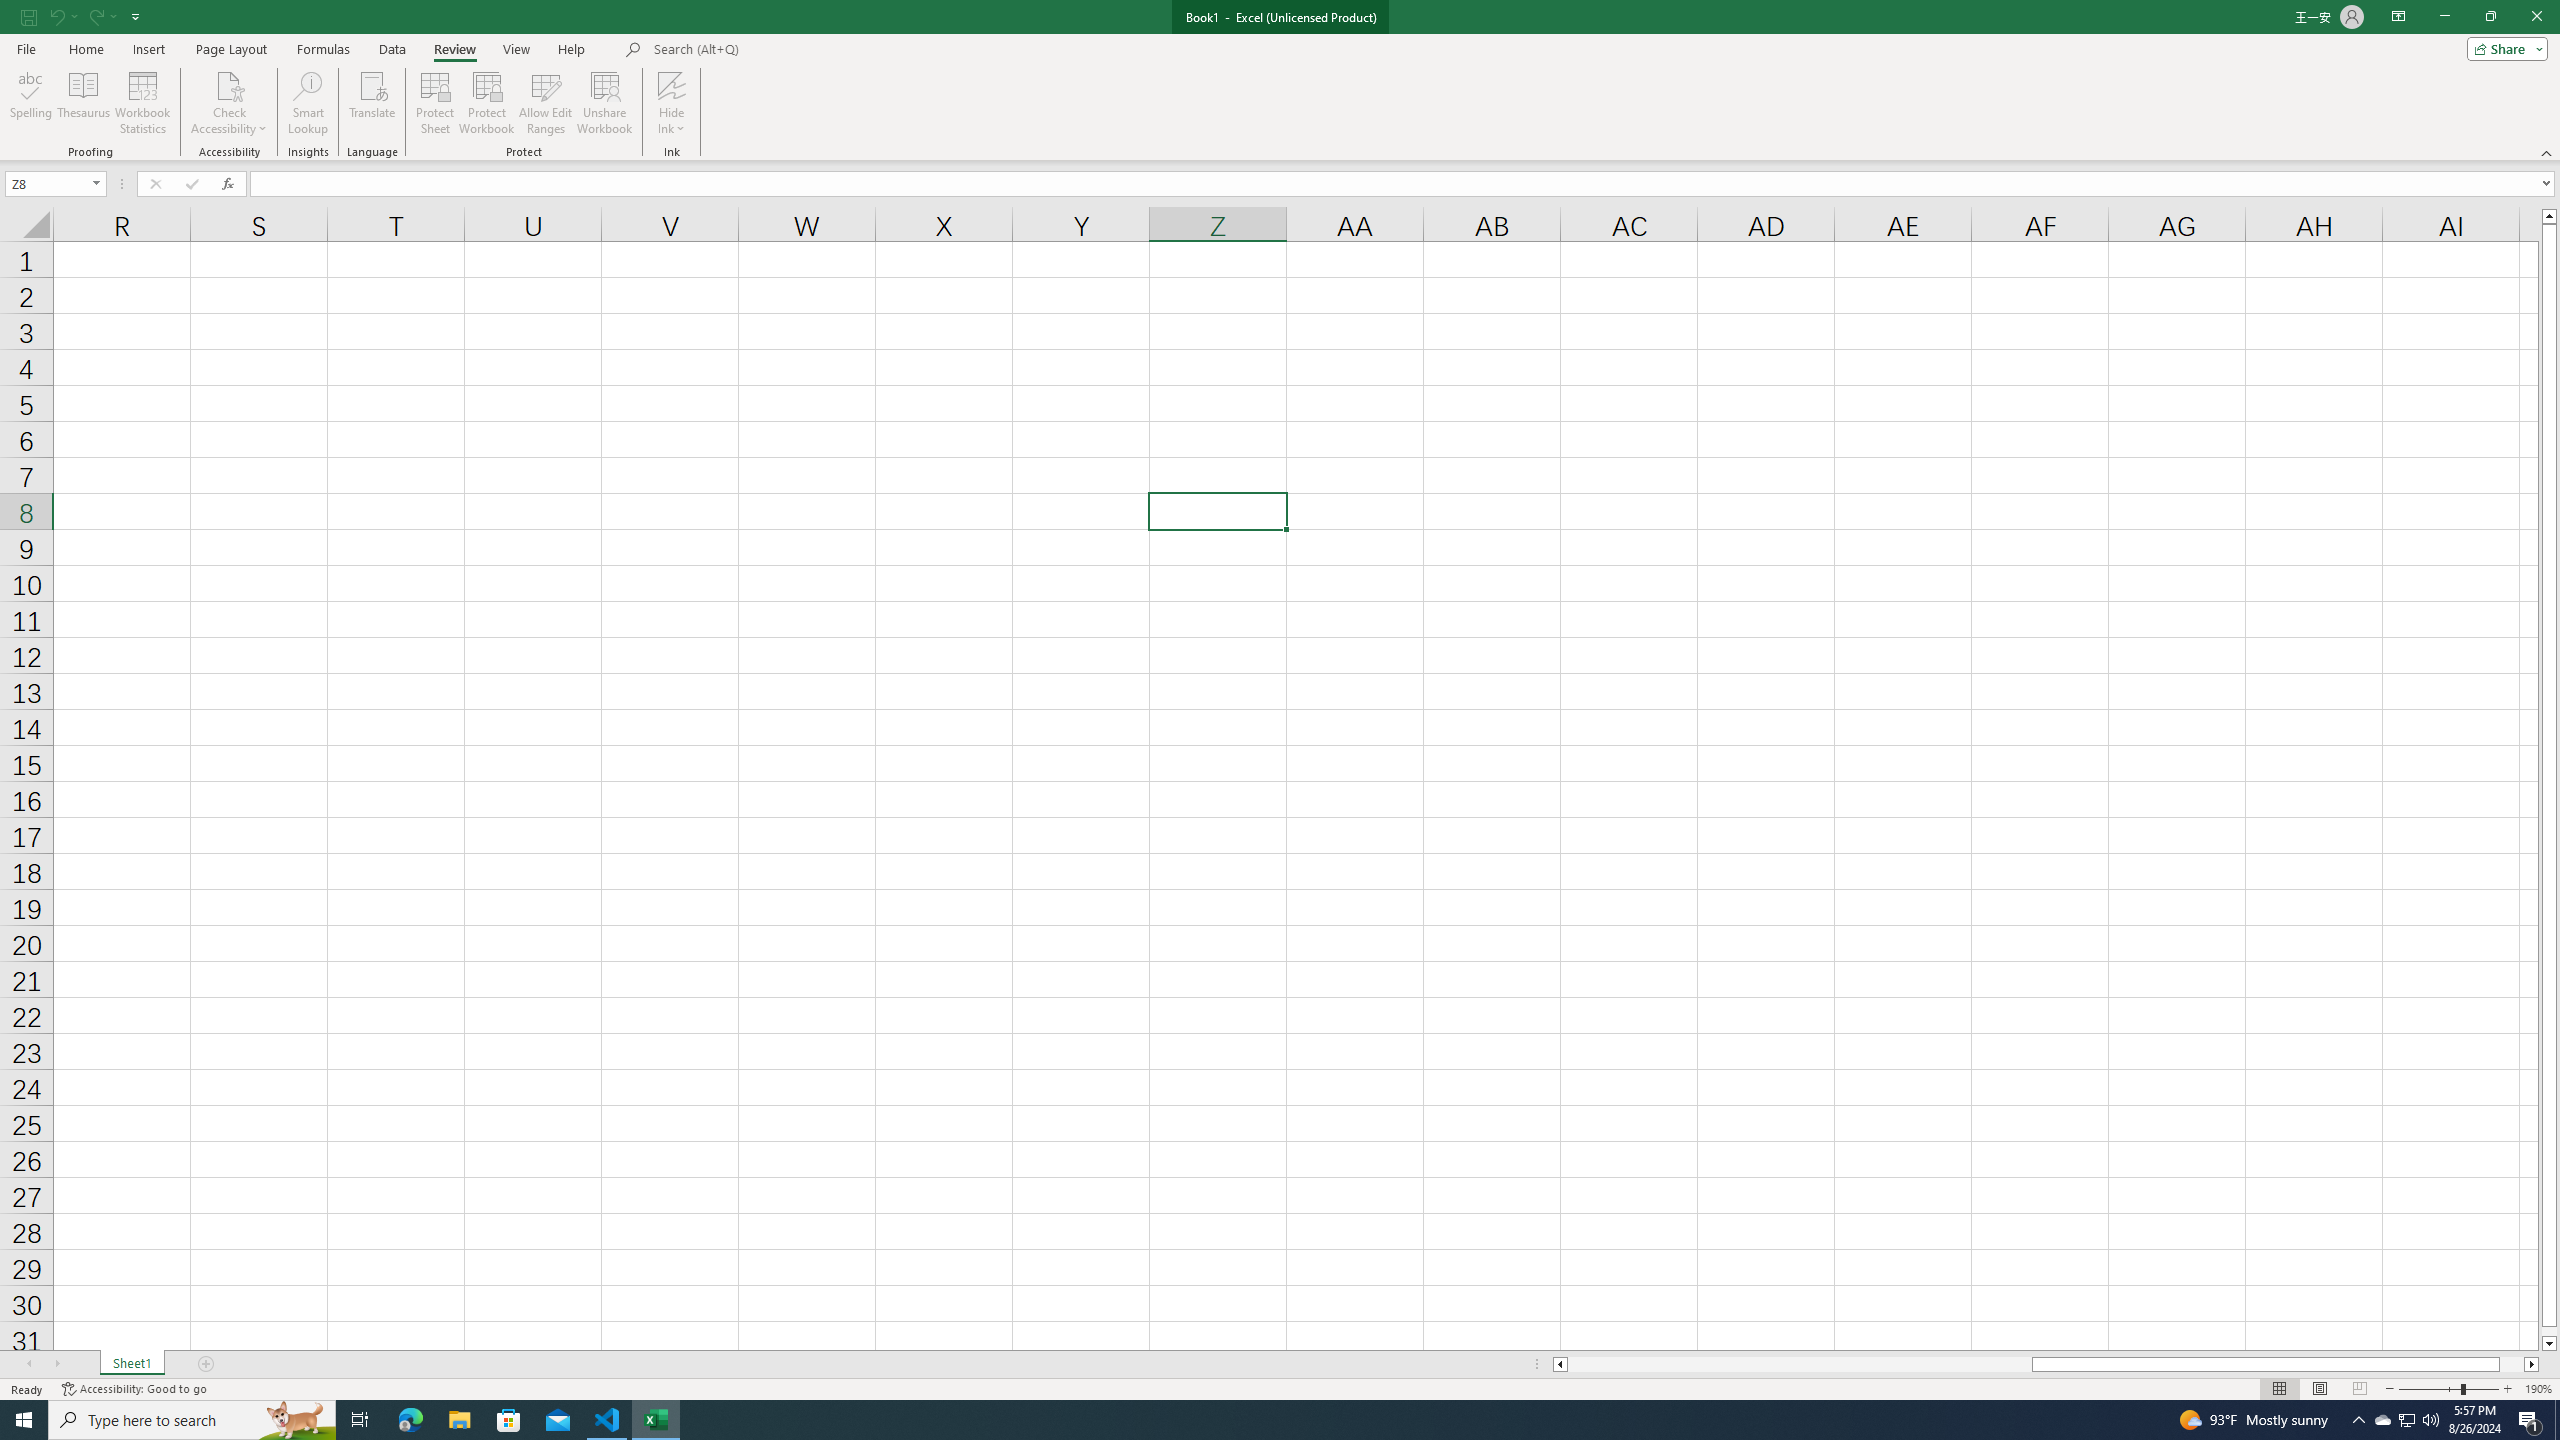  I want to click on 'Unshare Workbook', so click(604, 103).